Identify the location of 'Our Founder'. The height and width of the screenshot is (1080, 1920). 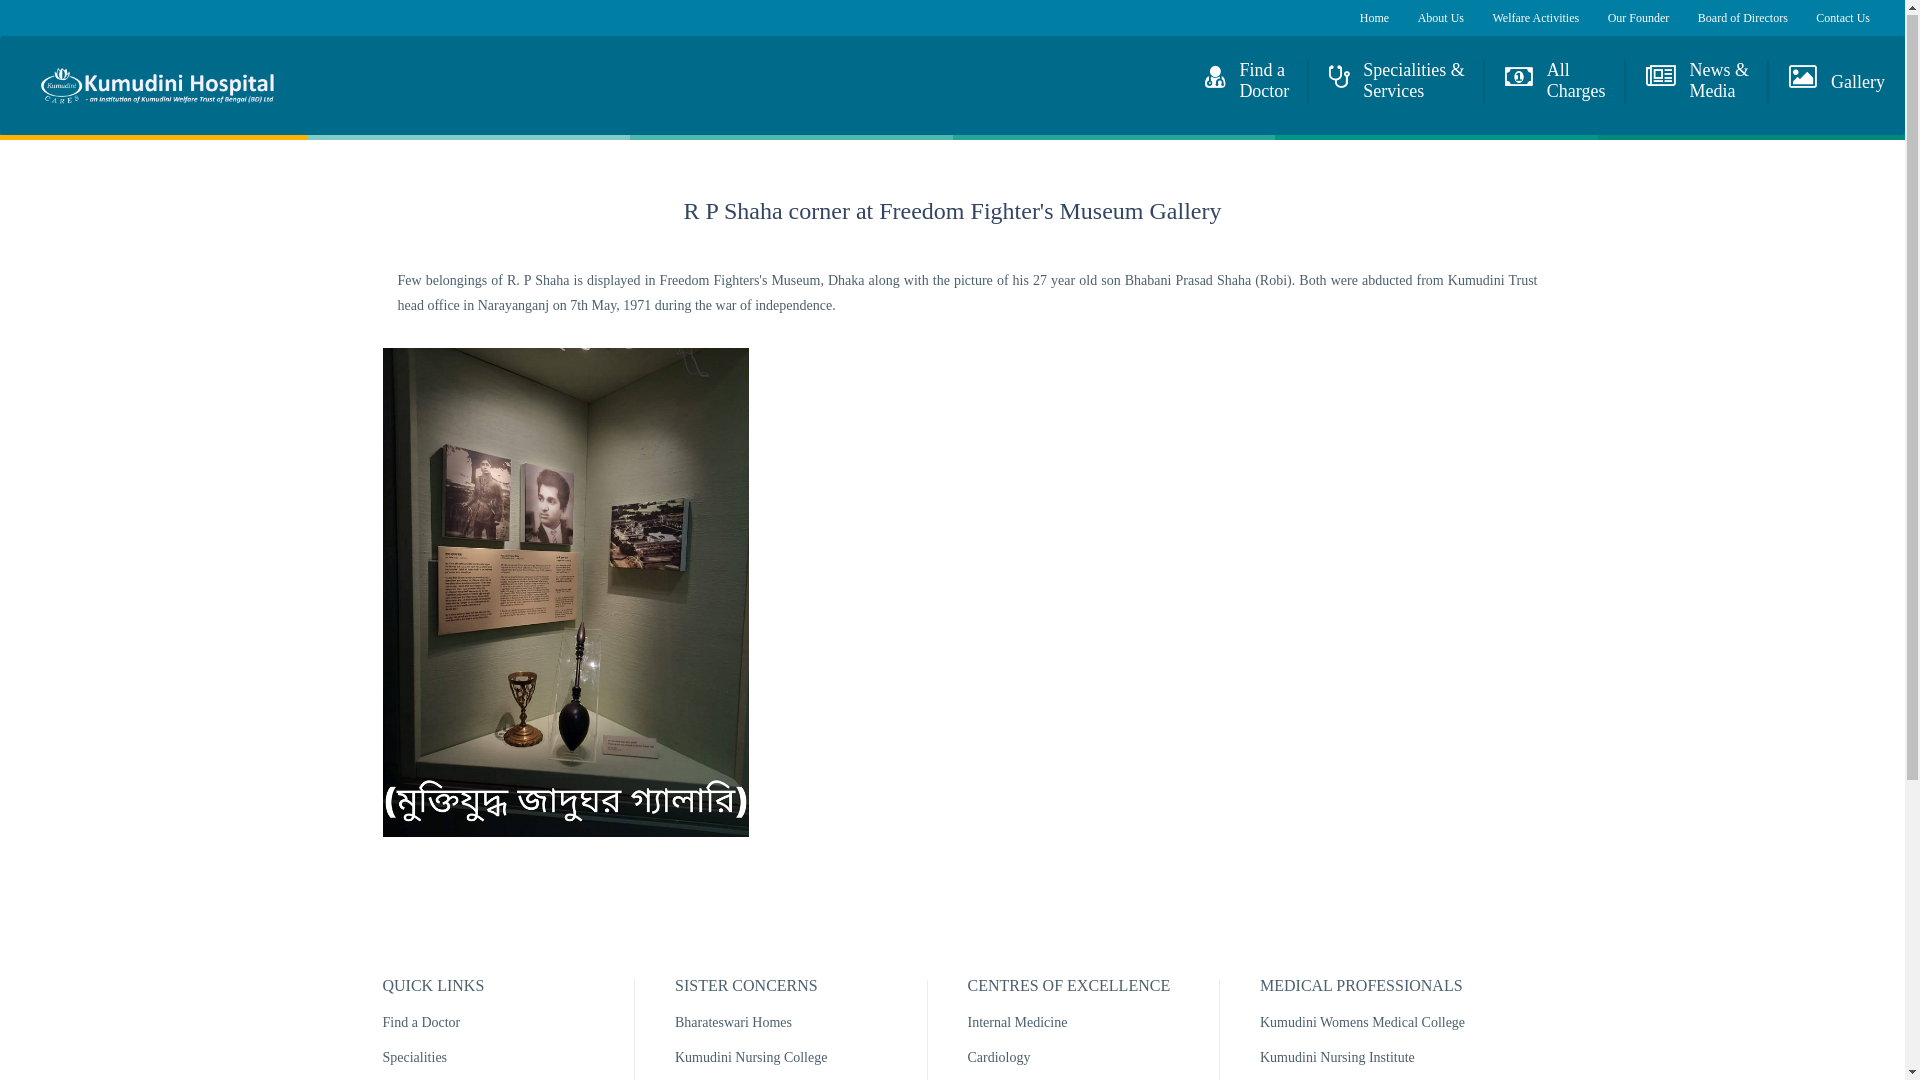
(1638, 19).